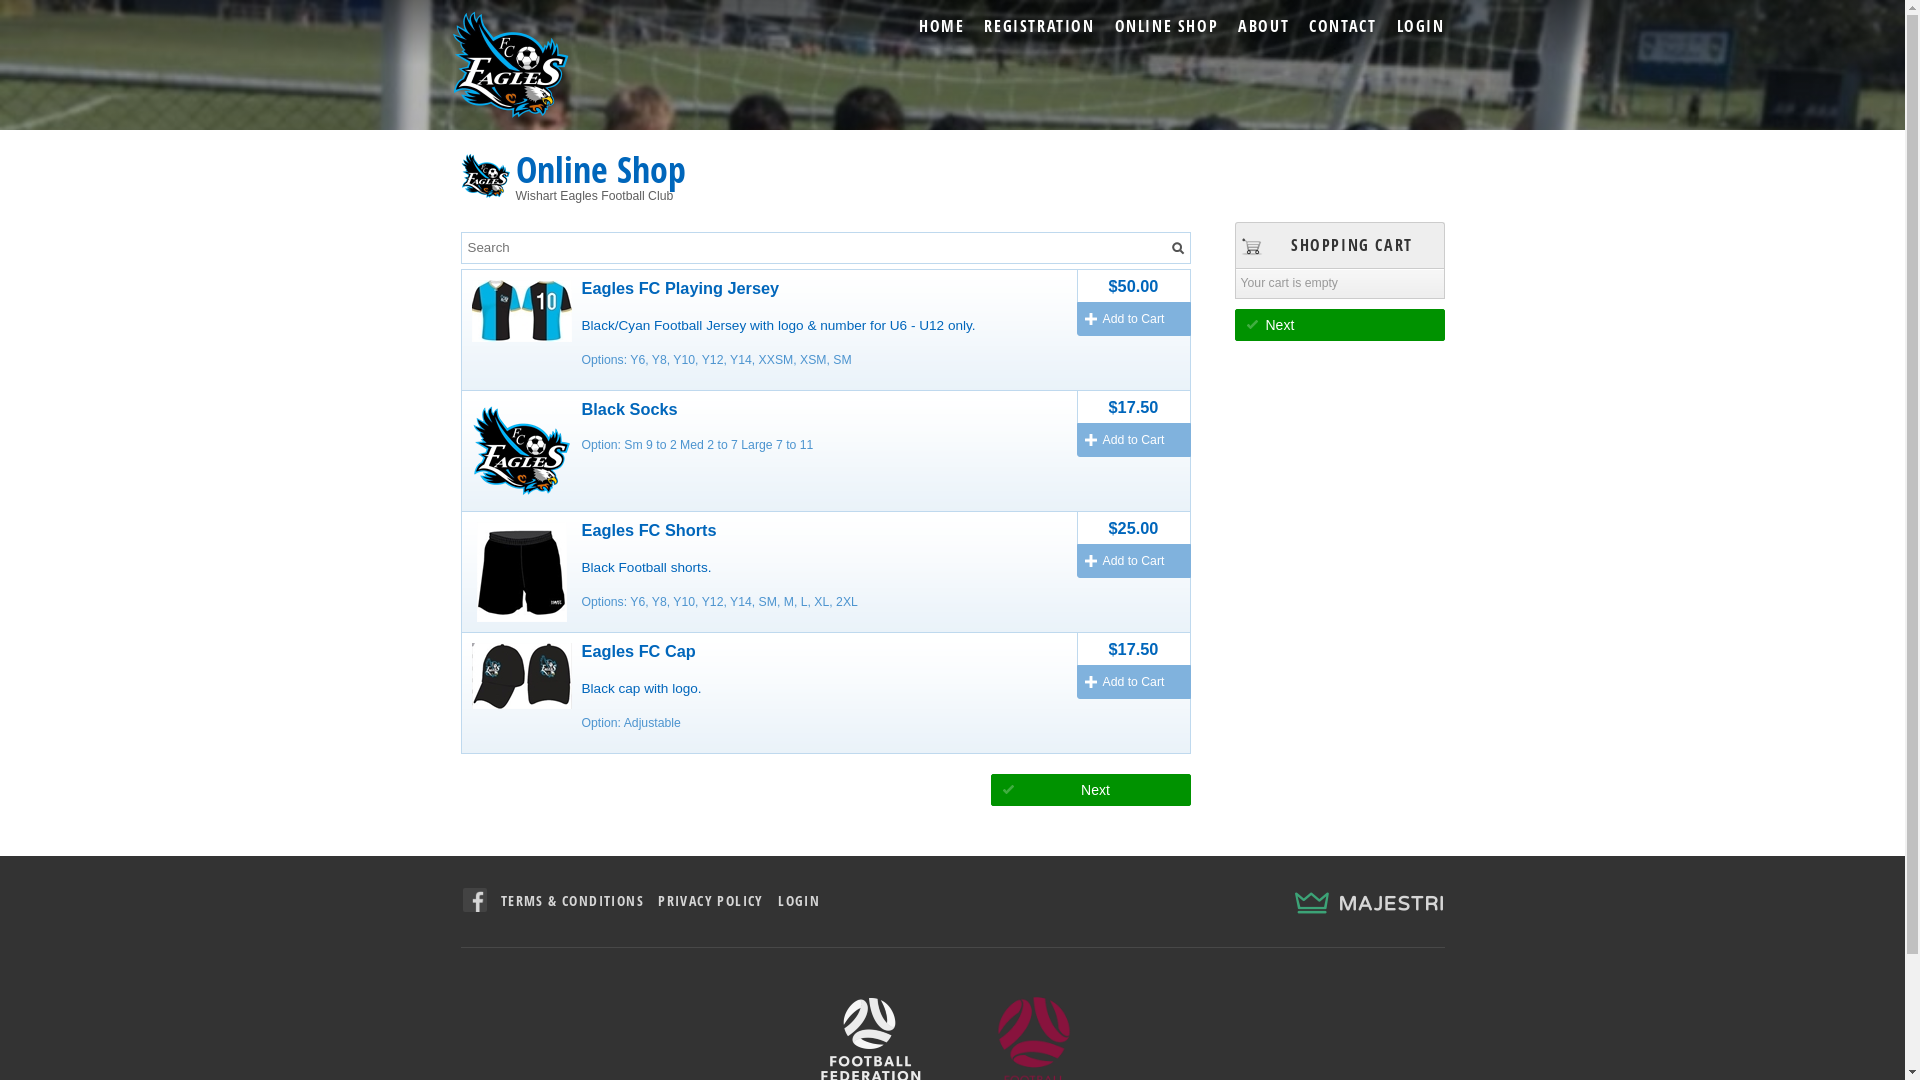 The height and width of the screenshot is (1080, 1920). What do you see at coordinates (1132, 438) in the screenshot?
I see `'Add to Cart'` at bounding box center [1132, 438].